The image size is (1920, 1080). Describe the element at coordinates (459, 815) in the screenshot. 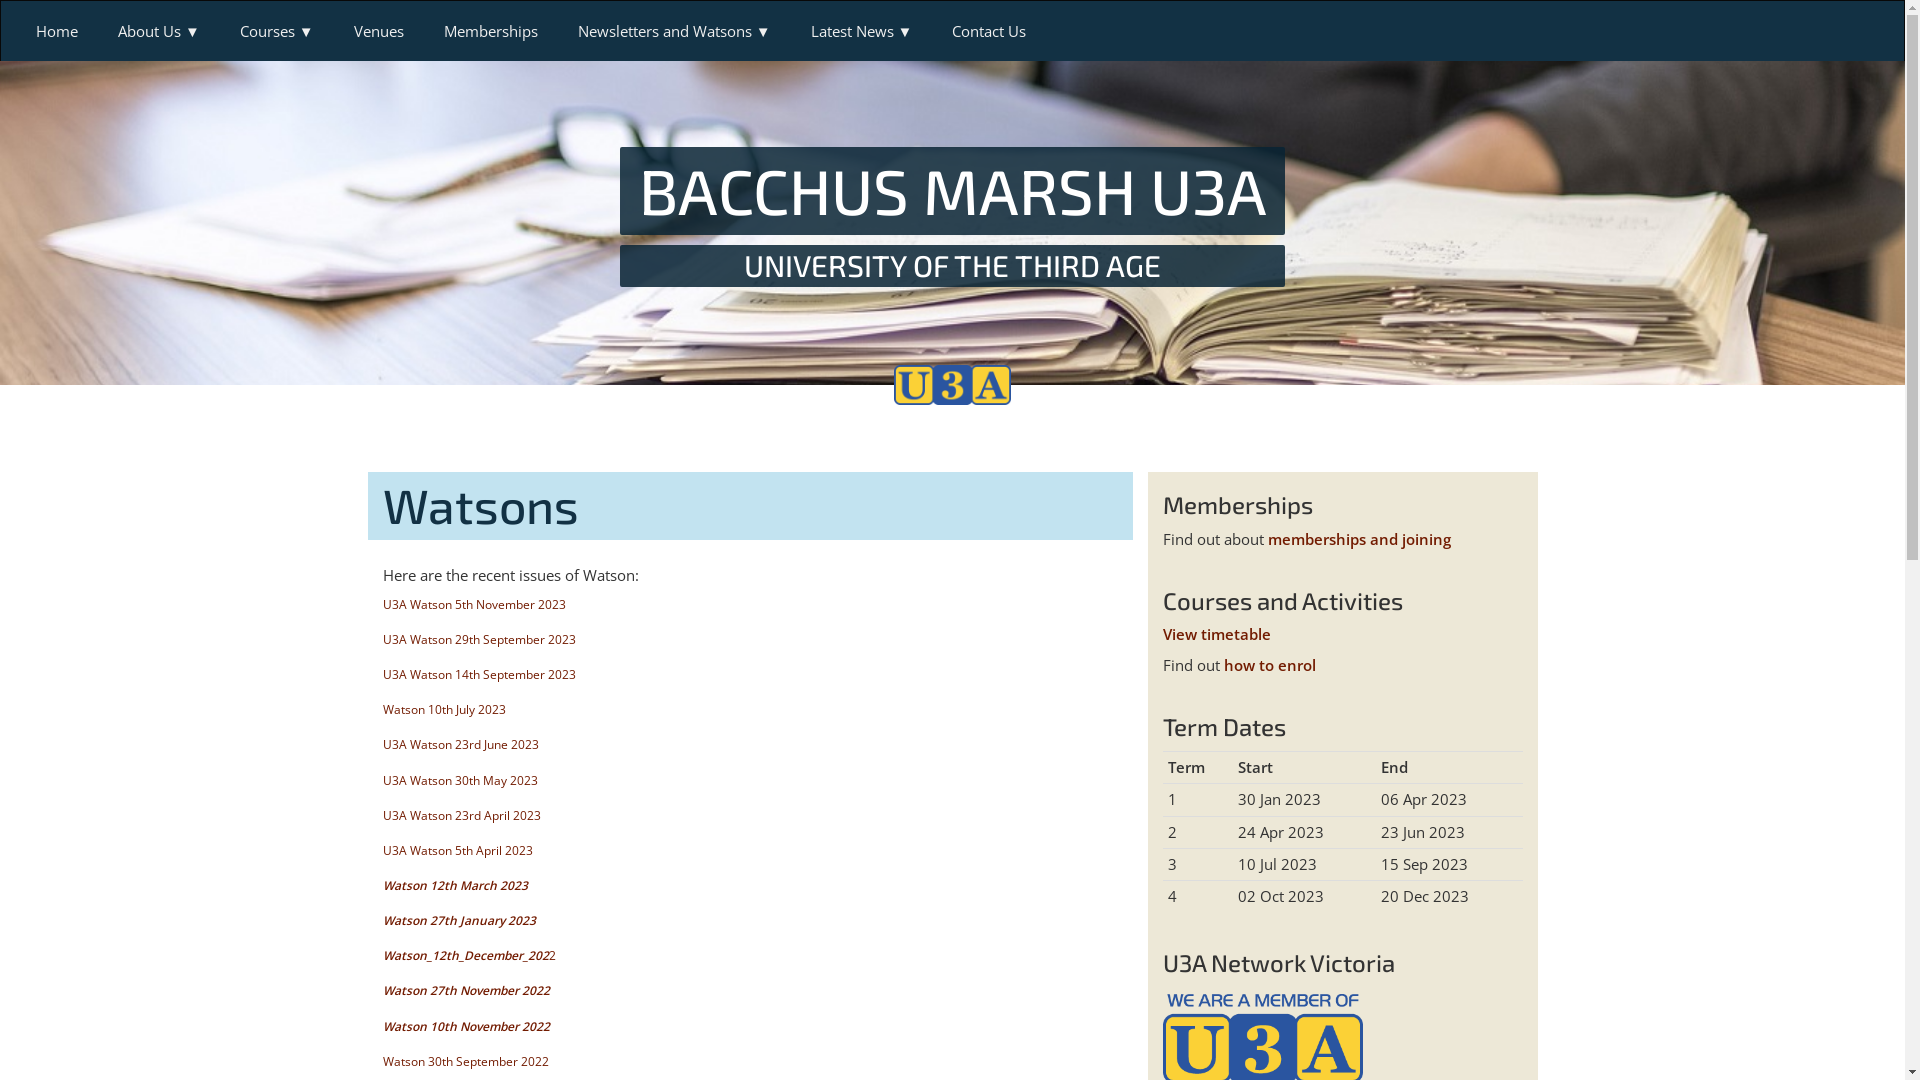

I see `'U3A Watson 23rd April 2023'` at that location.